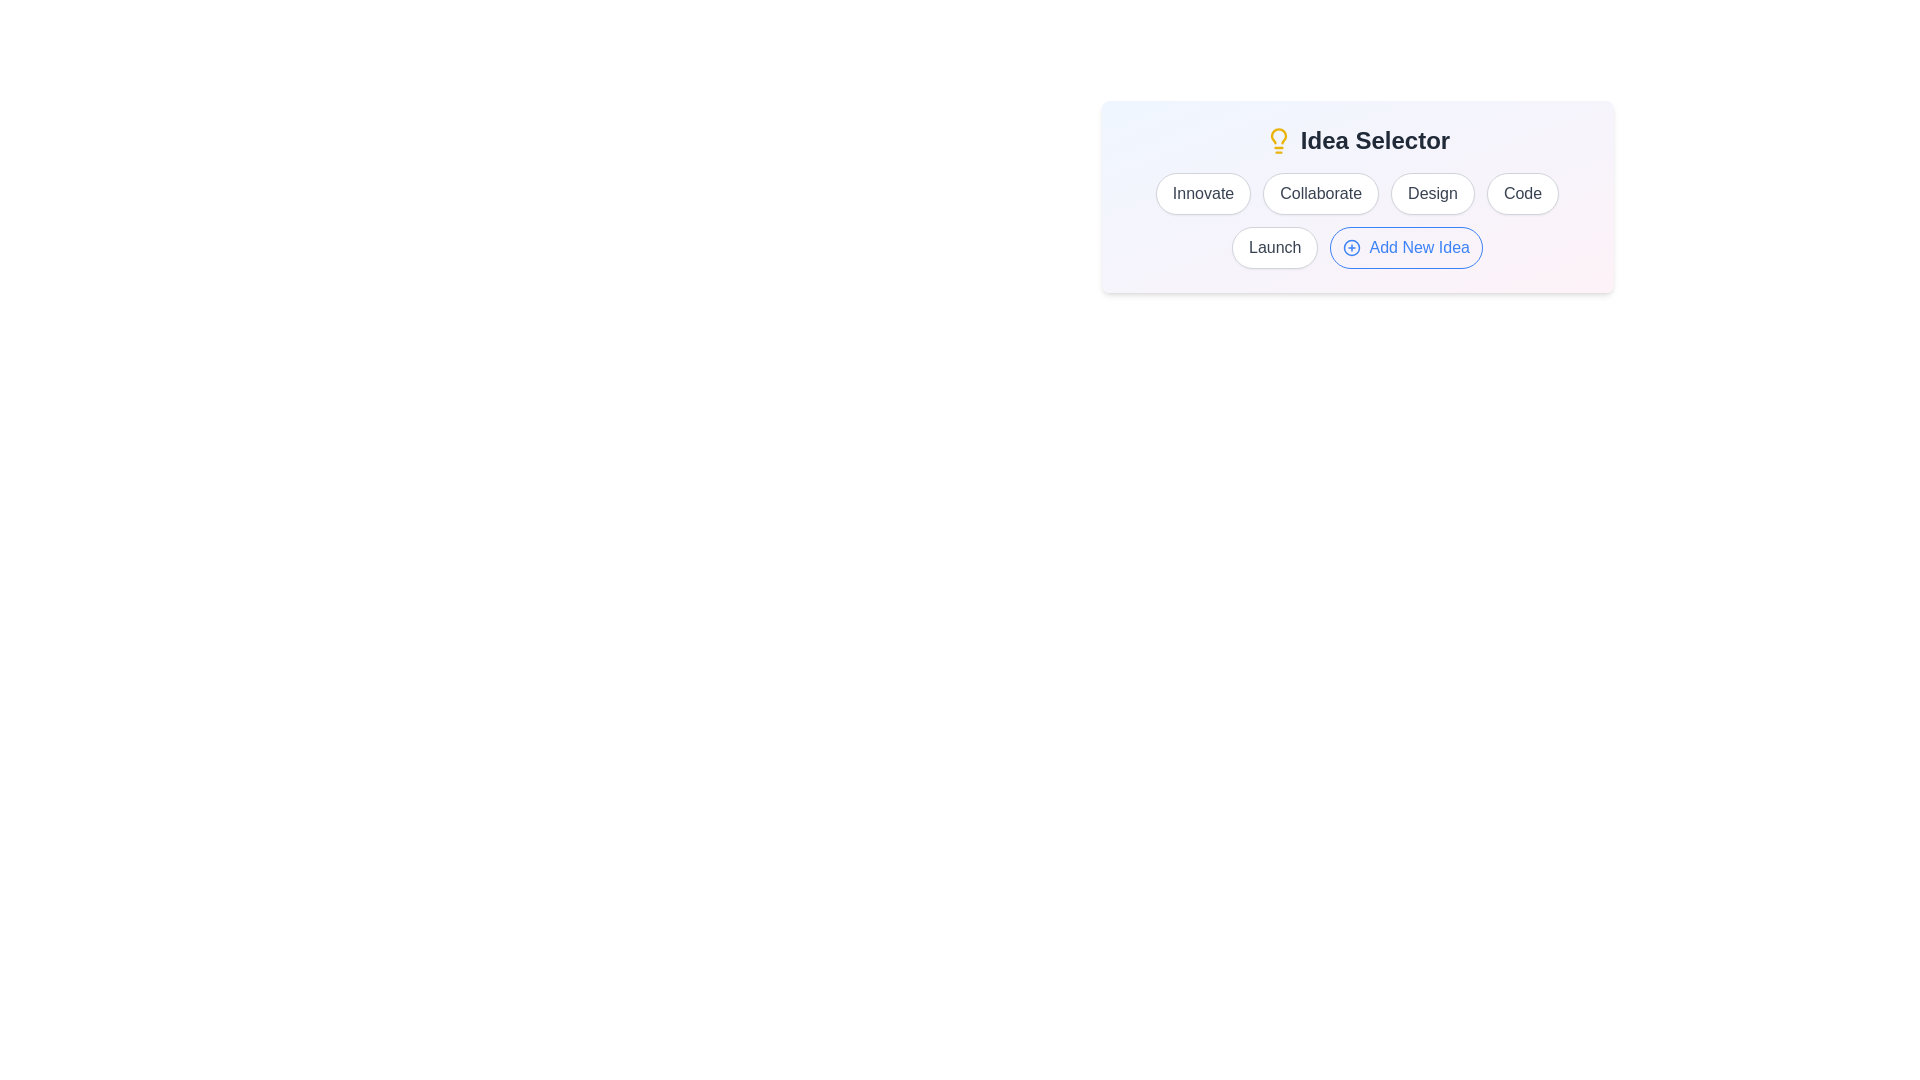 This screenshot has height=1080, width=1920. I want to click on the idea labeled Innovate to select it, so click(1202, 193).